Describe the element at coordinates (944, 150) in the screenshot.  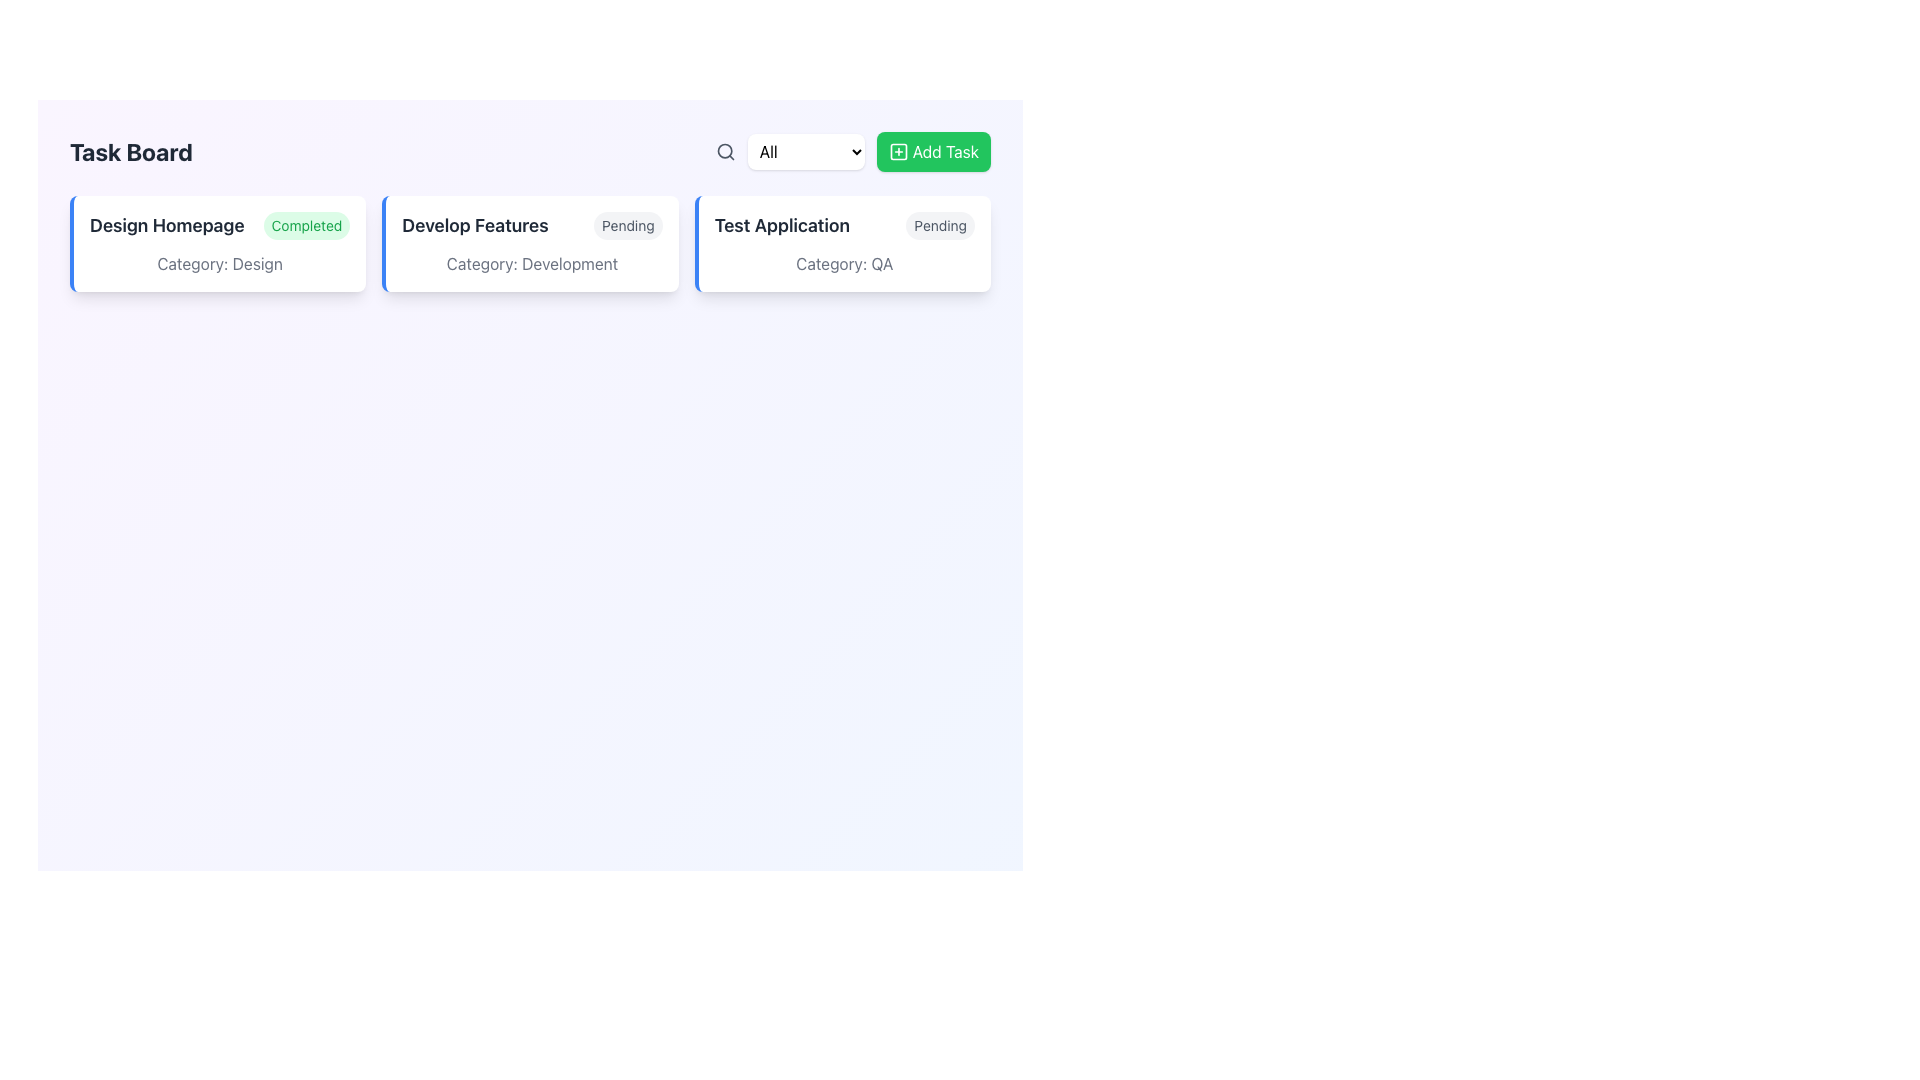
I see `the 'Add Task' text label, which is styled as part of a button with rounded corners and shadows, located in the top-right corner of the interface` at that location.